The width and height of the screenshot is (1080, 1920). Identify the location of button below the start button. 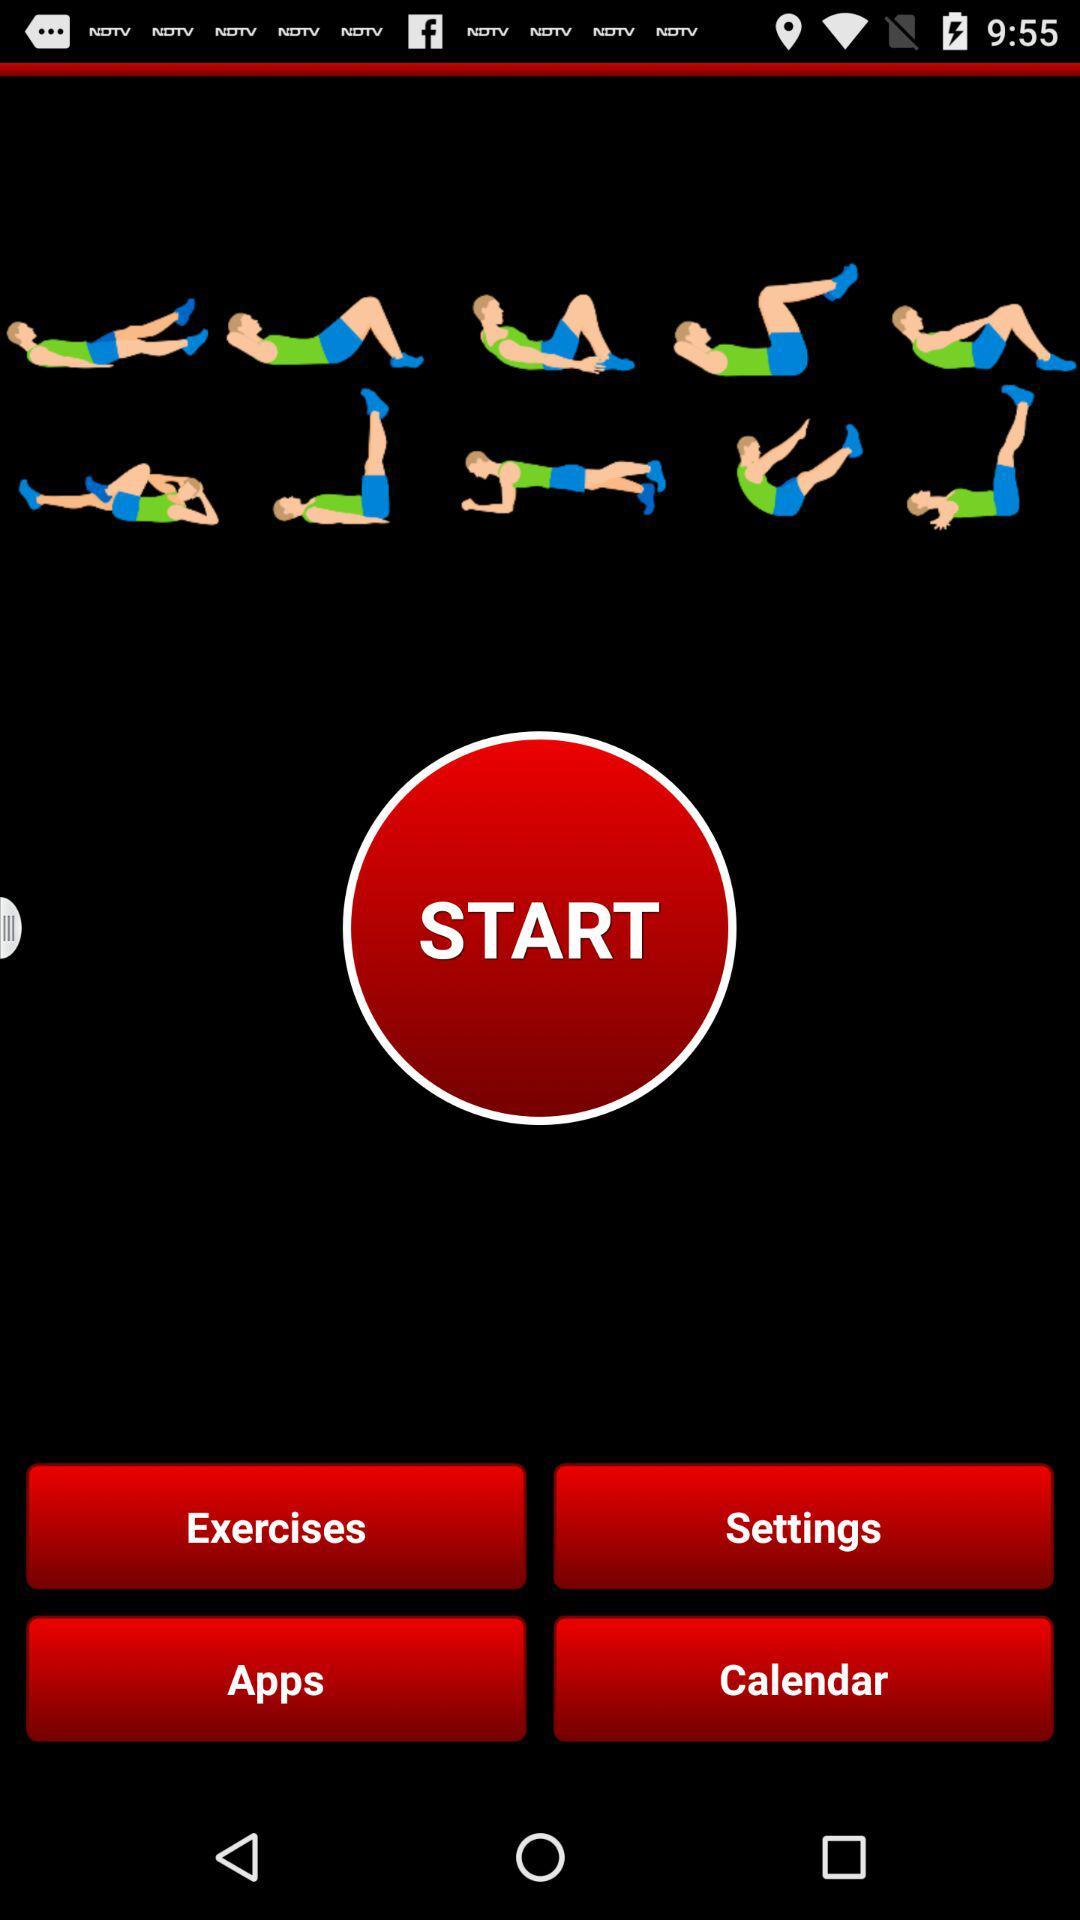
(802, 1525).